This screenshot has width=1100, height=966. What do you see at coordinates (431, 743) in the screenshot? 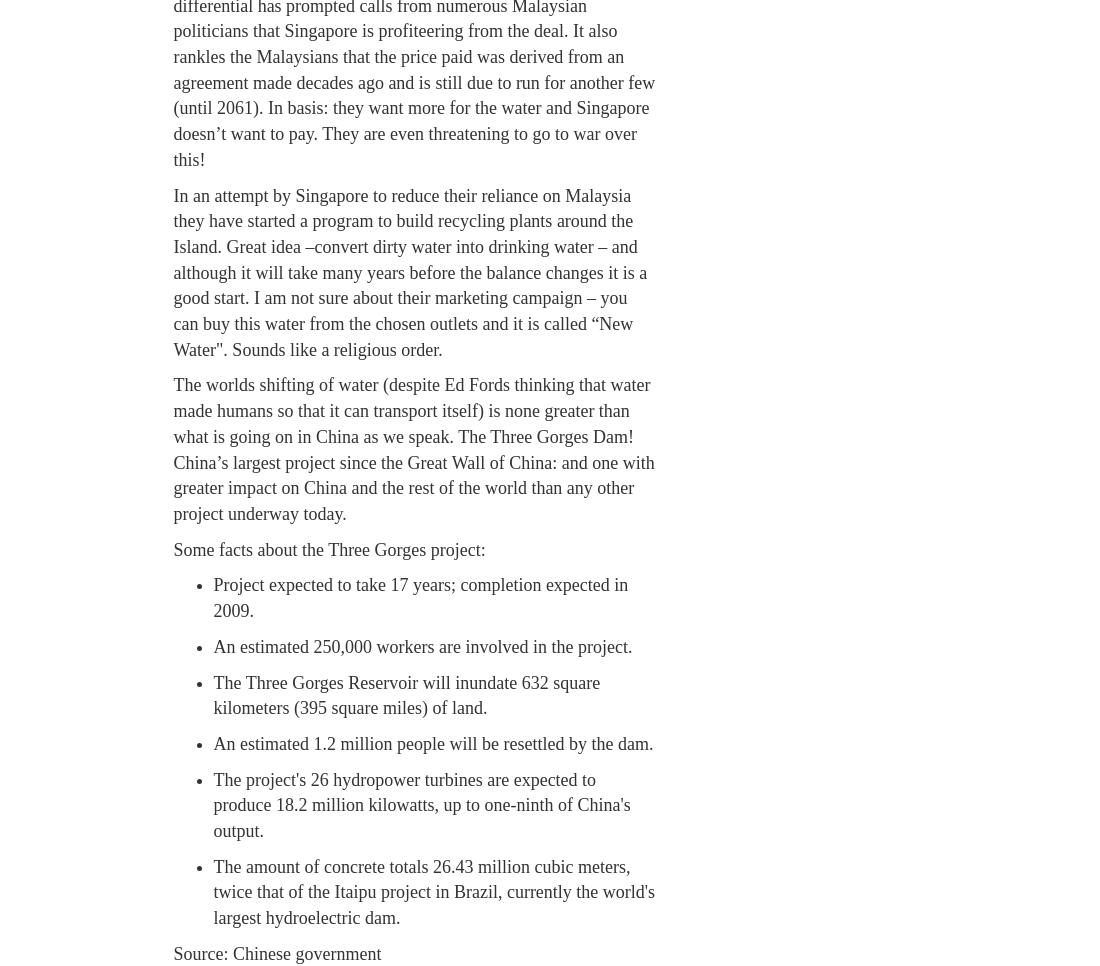
I see `'An estimated 1.2 million people will be resettled by the dam.'` at bounding box center [431, 743].